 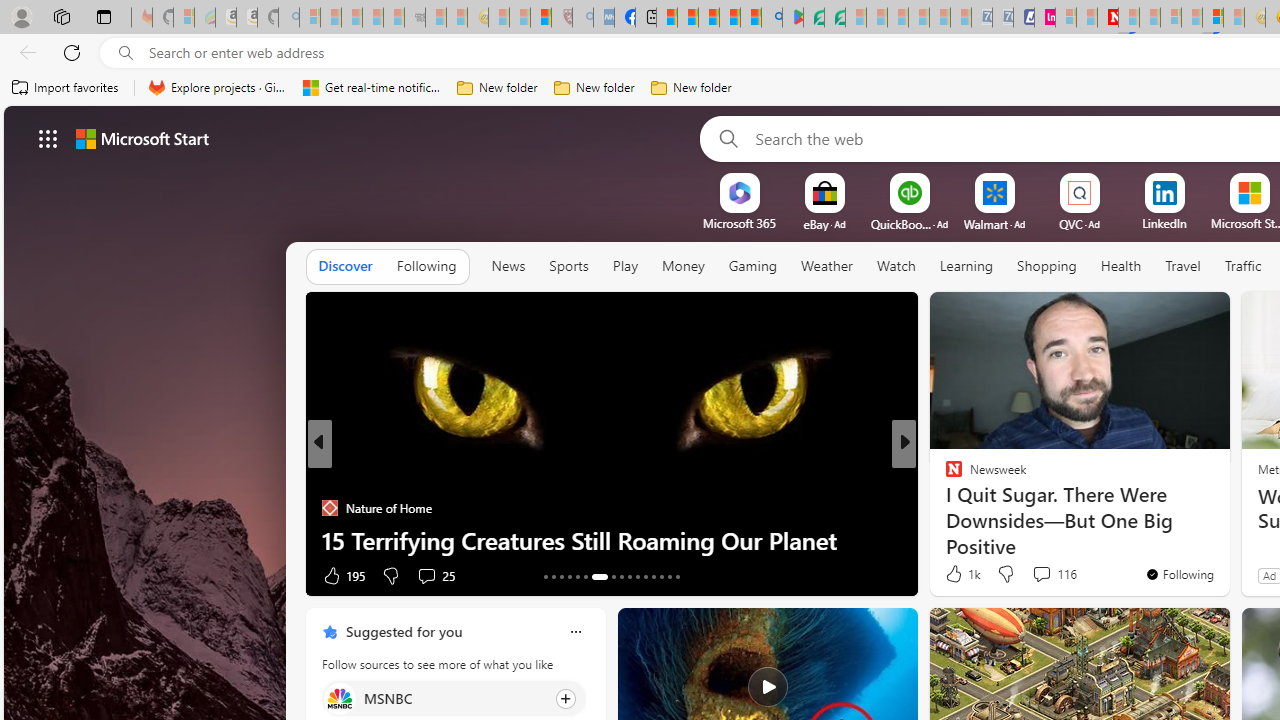 What do you see at coordinates (576, 577) in the screenshot?
I see `'AutomationID: tab-17'` at bounding box center [576, 577].